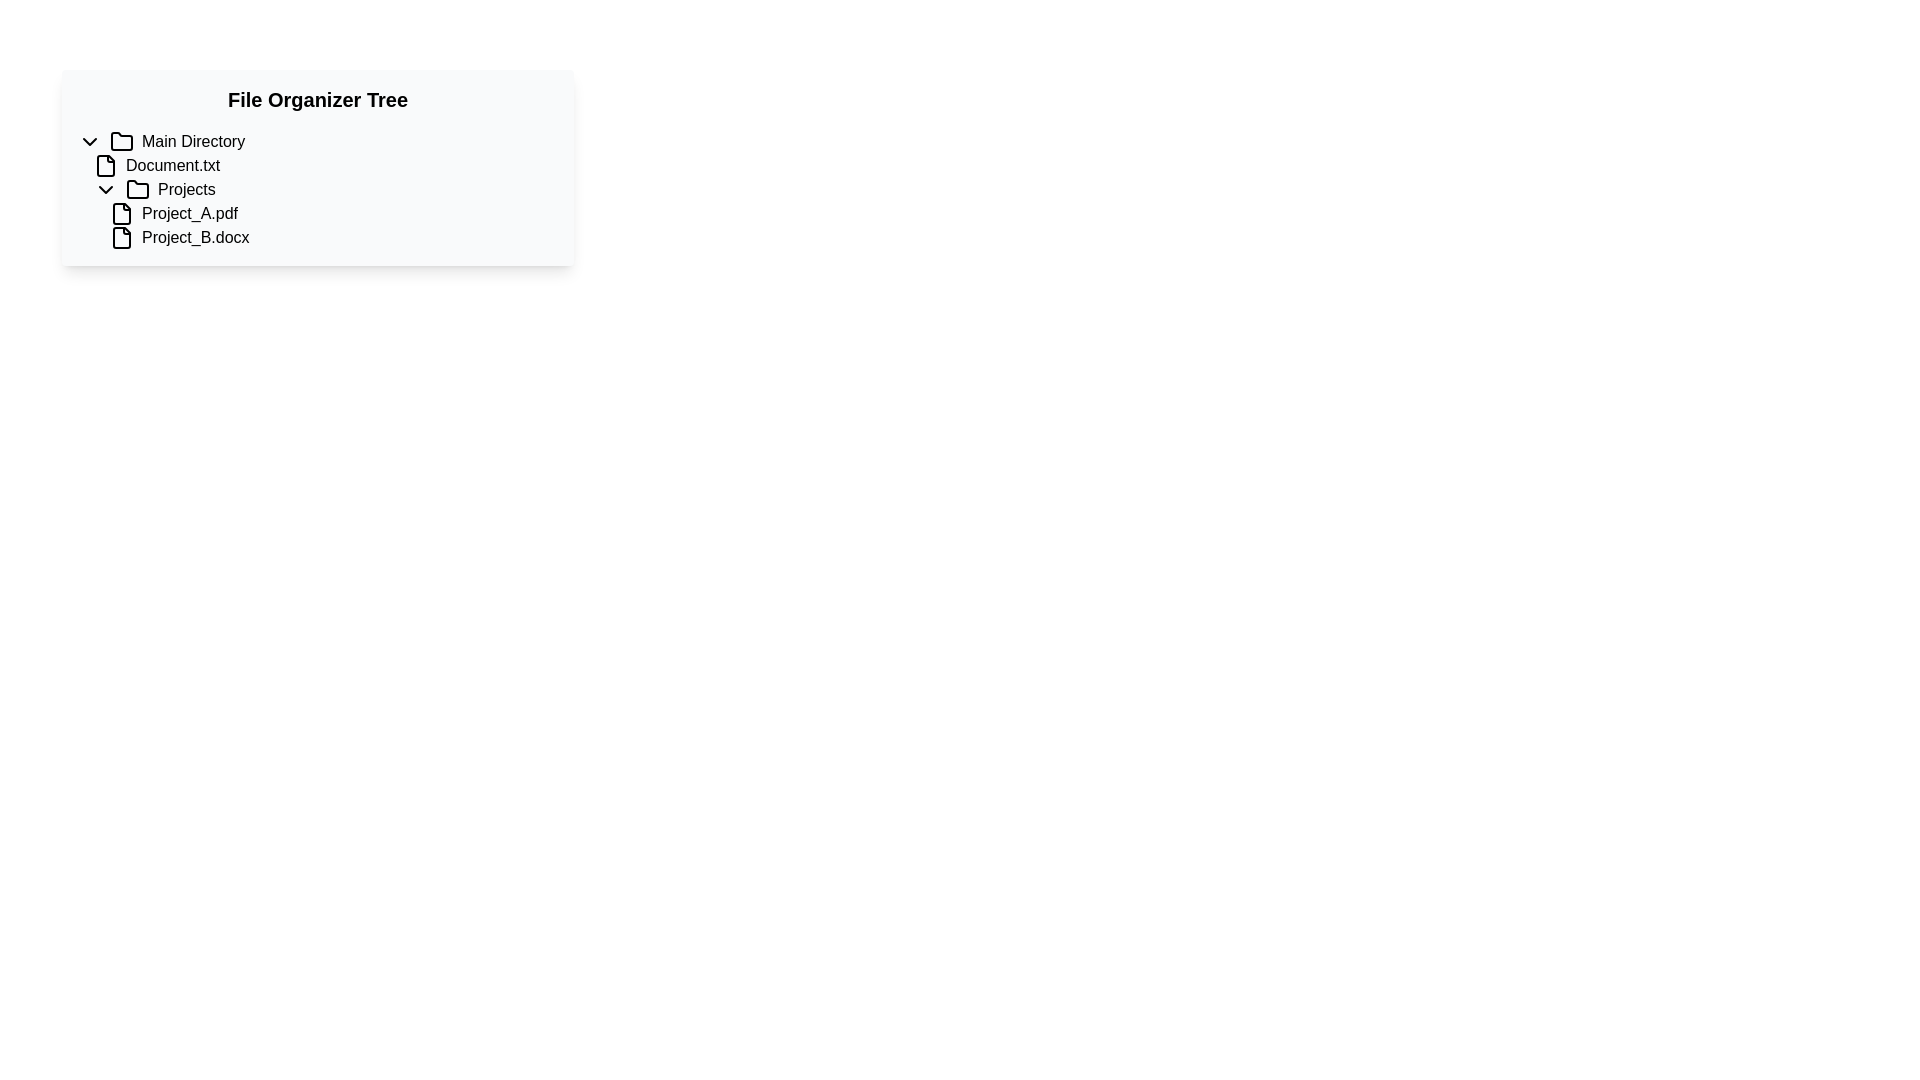 The width and height of the screenshot is (1920, 1080). I want to click on the document file type icon that is positioned directly to the left of the label 'Document.txt', so click(104, 164).